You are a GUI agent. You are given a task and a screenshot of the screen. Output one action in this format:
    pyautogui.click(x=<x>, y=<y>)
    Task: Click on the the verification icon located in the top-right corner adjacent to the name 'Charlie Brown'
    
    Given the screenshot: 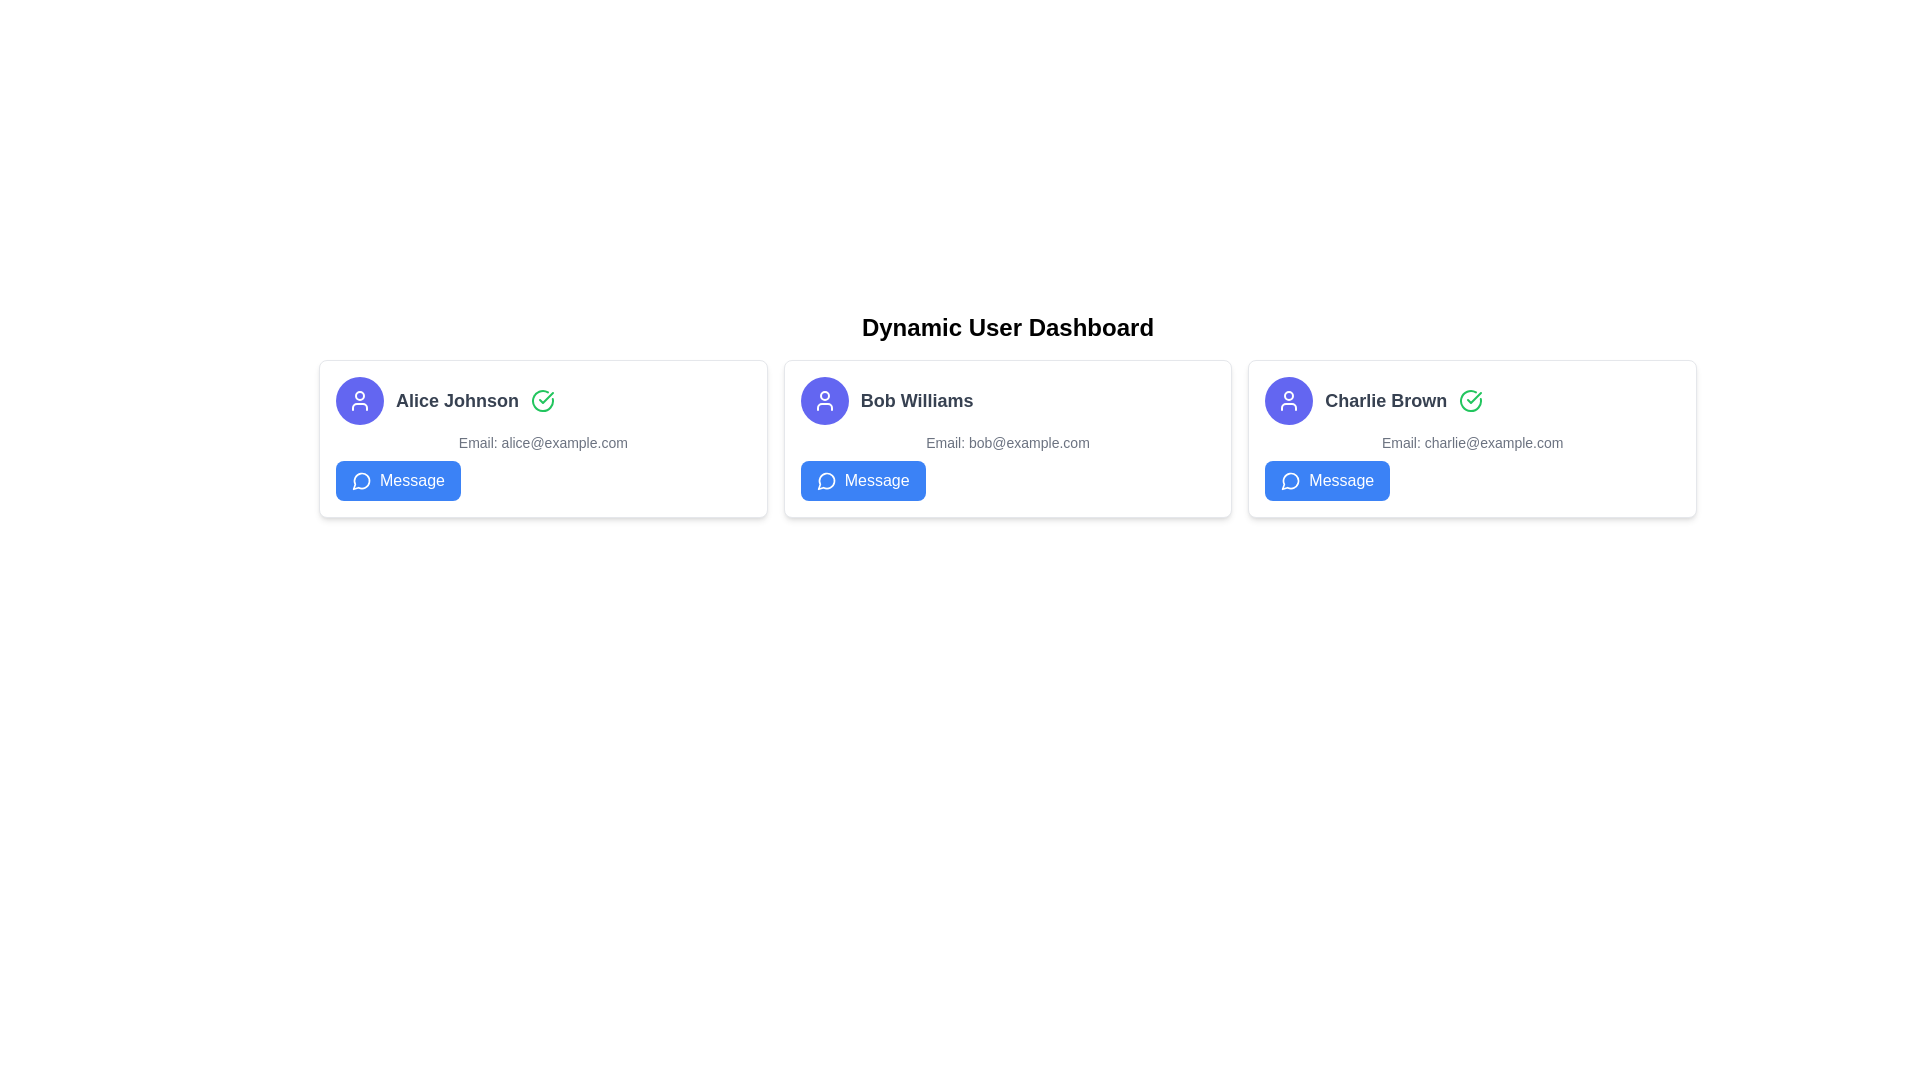 What is the action you would take?
    pyautogui.click(x=1471, y=401)
    